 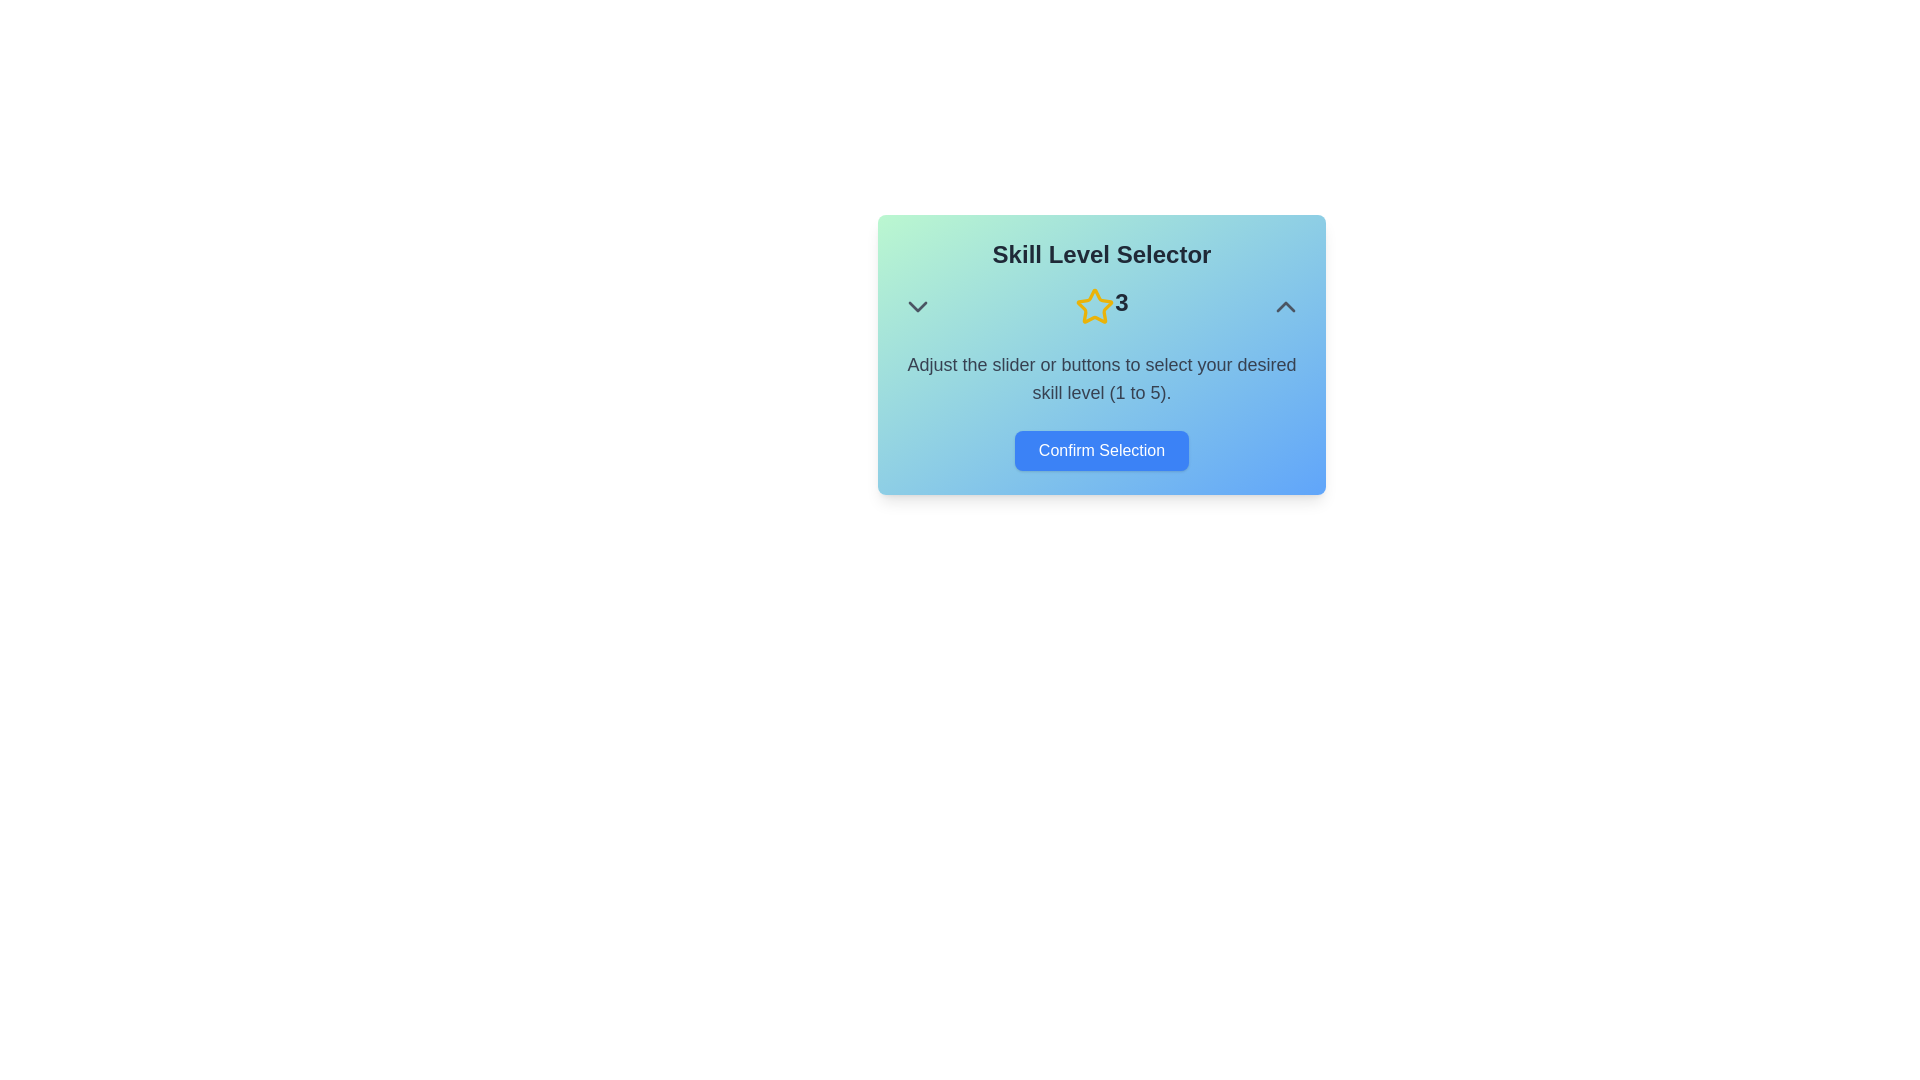 I want to click on the skill level to 5 by clicking the appropriate arrow button, so click(x=1286, y=307).